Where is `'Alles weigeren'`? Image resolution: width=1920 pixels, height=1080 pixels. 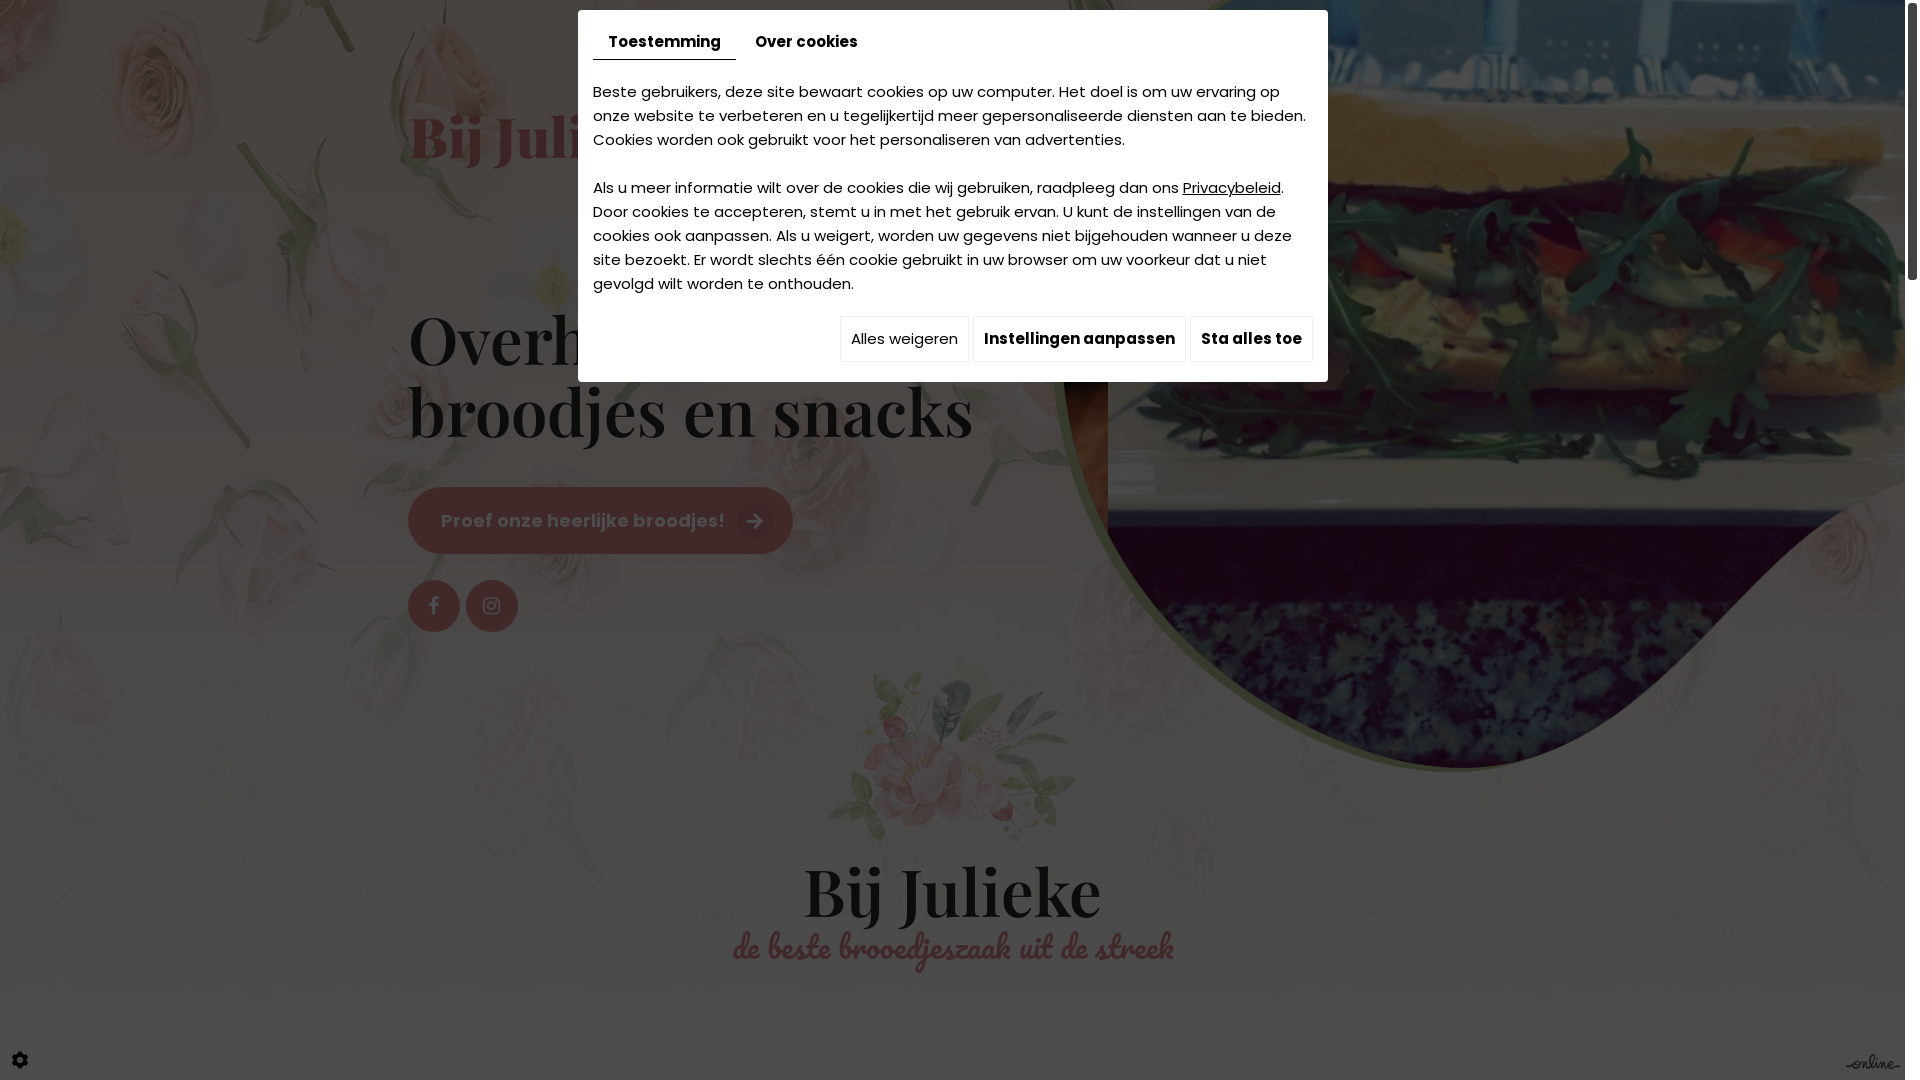
'Alles weigeren' is located at coordinates (903, 338).